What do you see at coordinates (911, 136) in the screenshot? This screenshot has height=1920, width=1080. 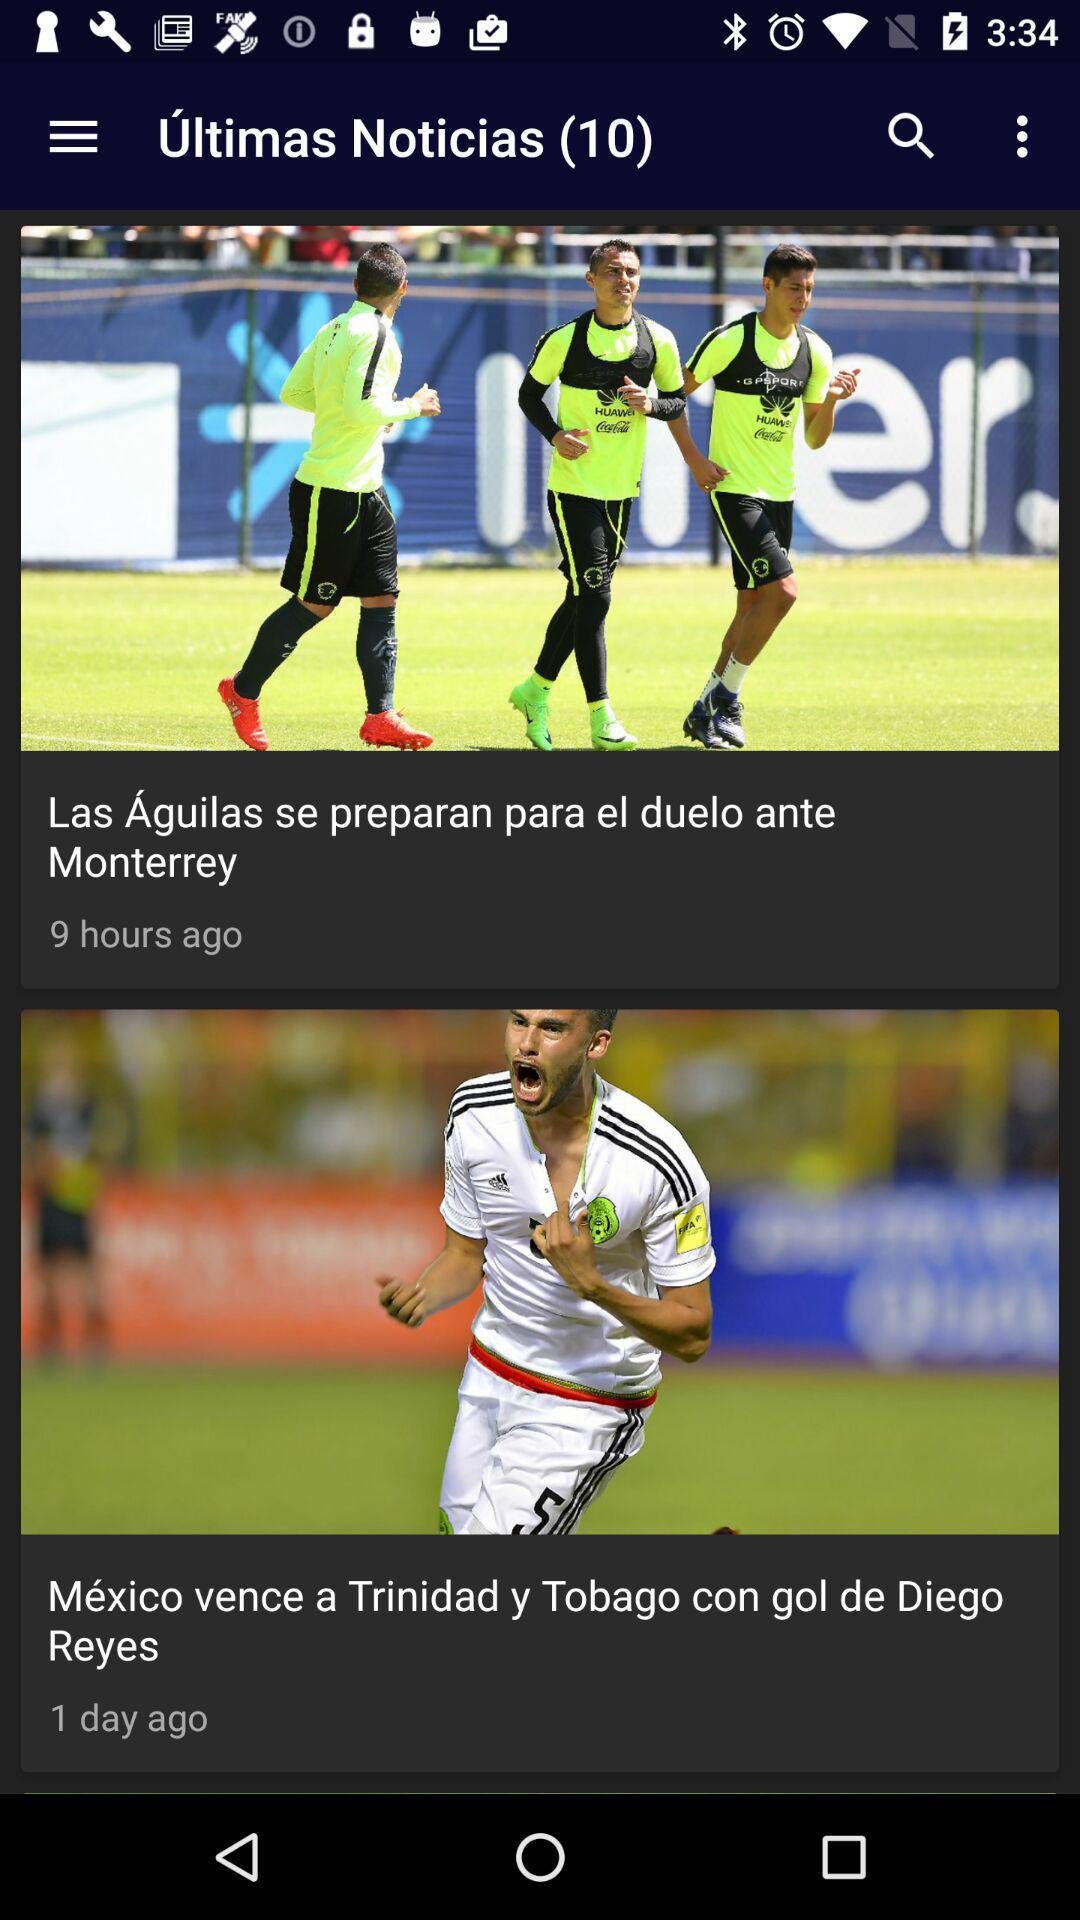 I see `search button` at bounding box center [911, 136].